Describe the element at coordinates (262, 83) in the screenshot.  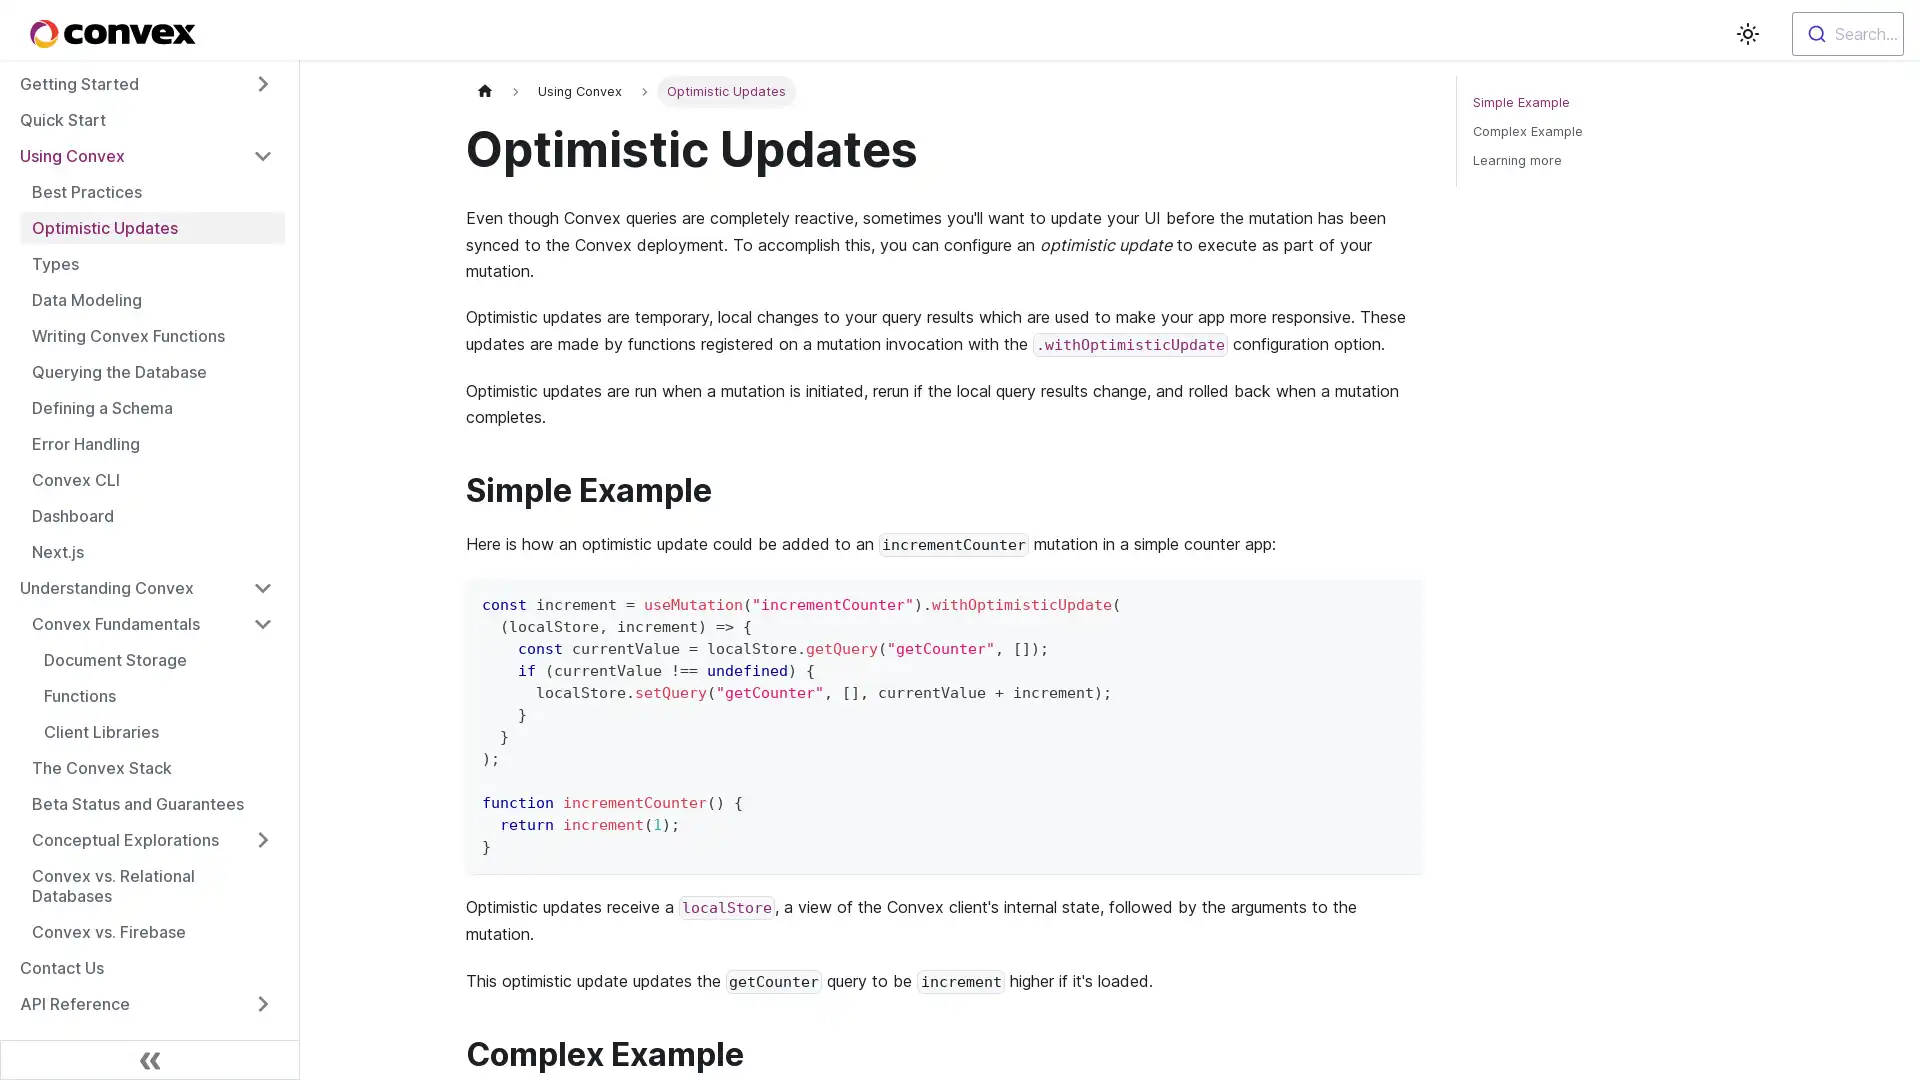
I see `Toggle the collapsible sidebar category 'Getting Started'` at that location.